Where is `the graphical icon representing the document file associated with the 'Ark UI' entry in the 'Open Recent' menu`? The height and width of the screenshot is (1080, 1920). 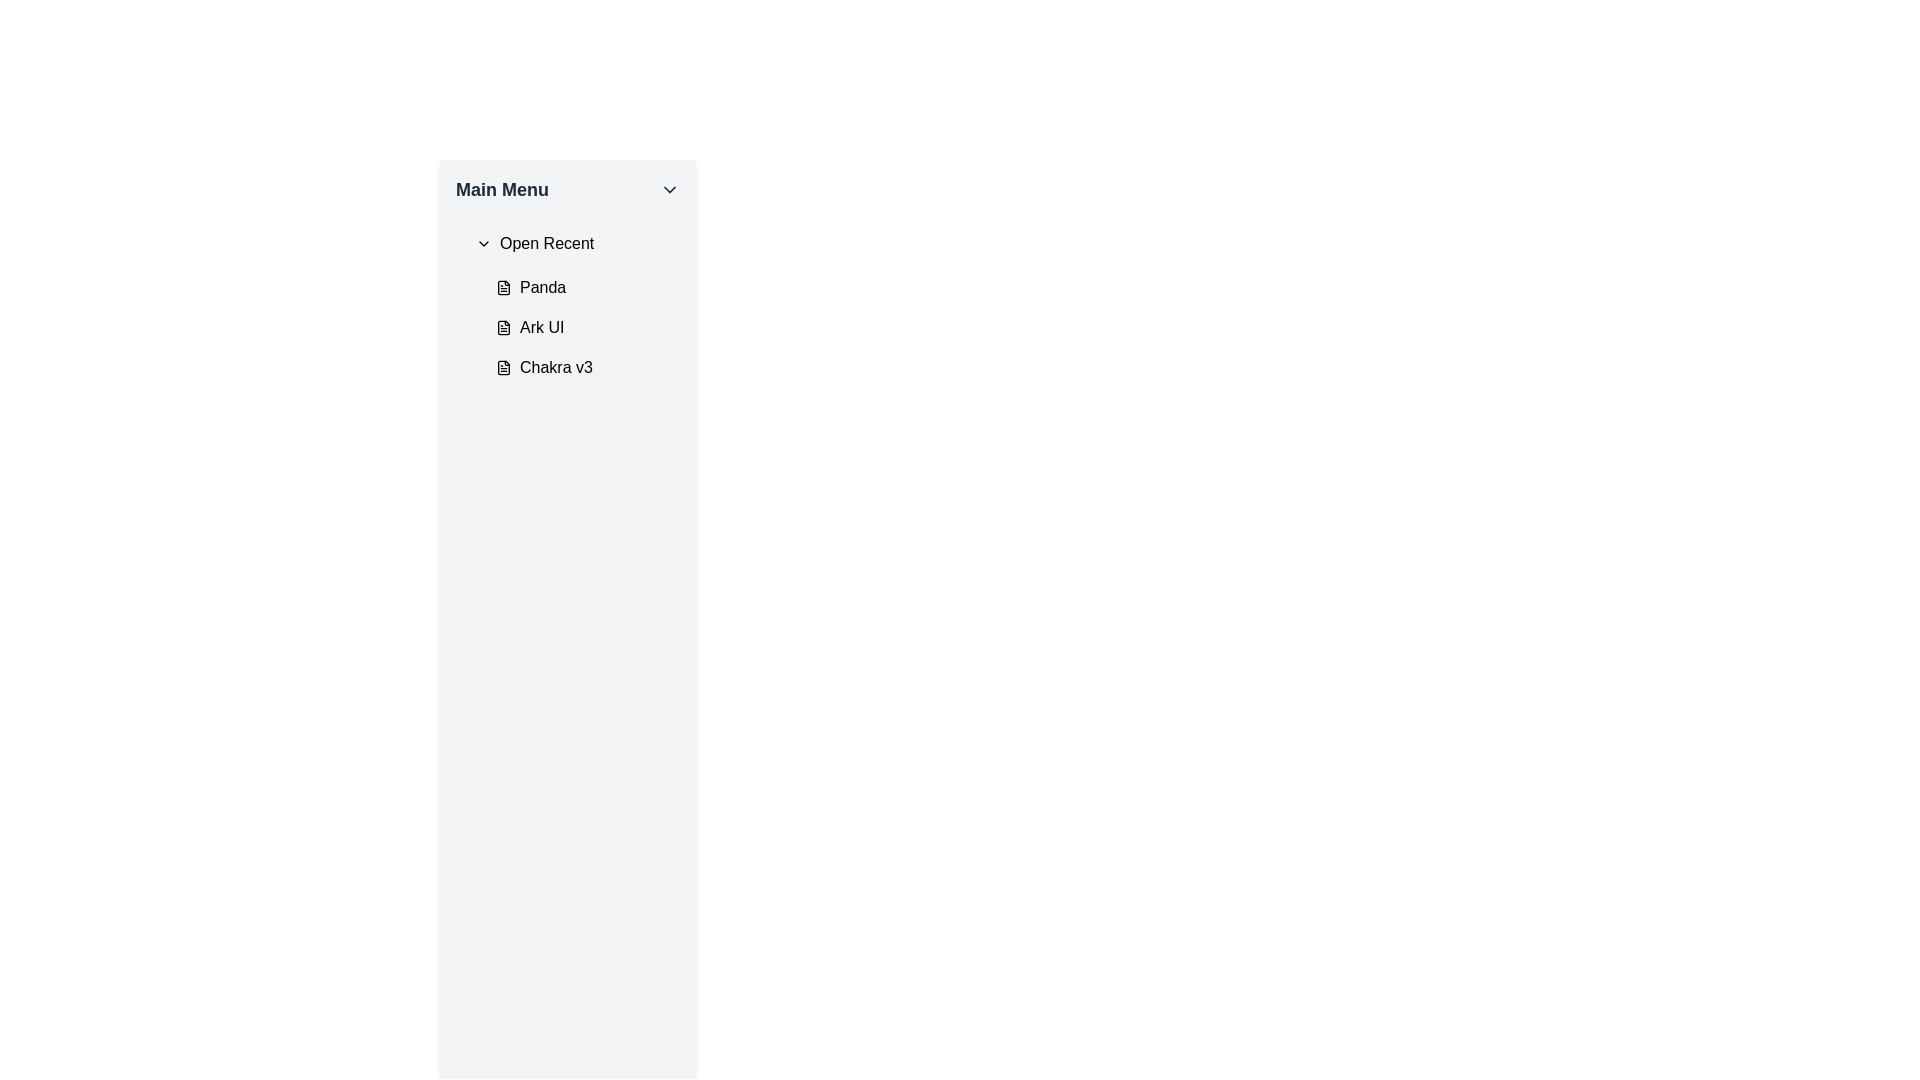 the graphical icon representing the document file associated with the 'Ark UI' entry in the 'Open Recent' menu is located at coordinates (504, 326).